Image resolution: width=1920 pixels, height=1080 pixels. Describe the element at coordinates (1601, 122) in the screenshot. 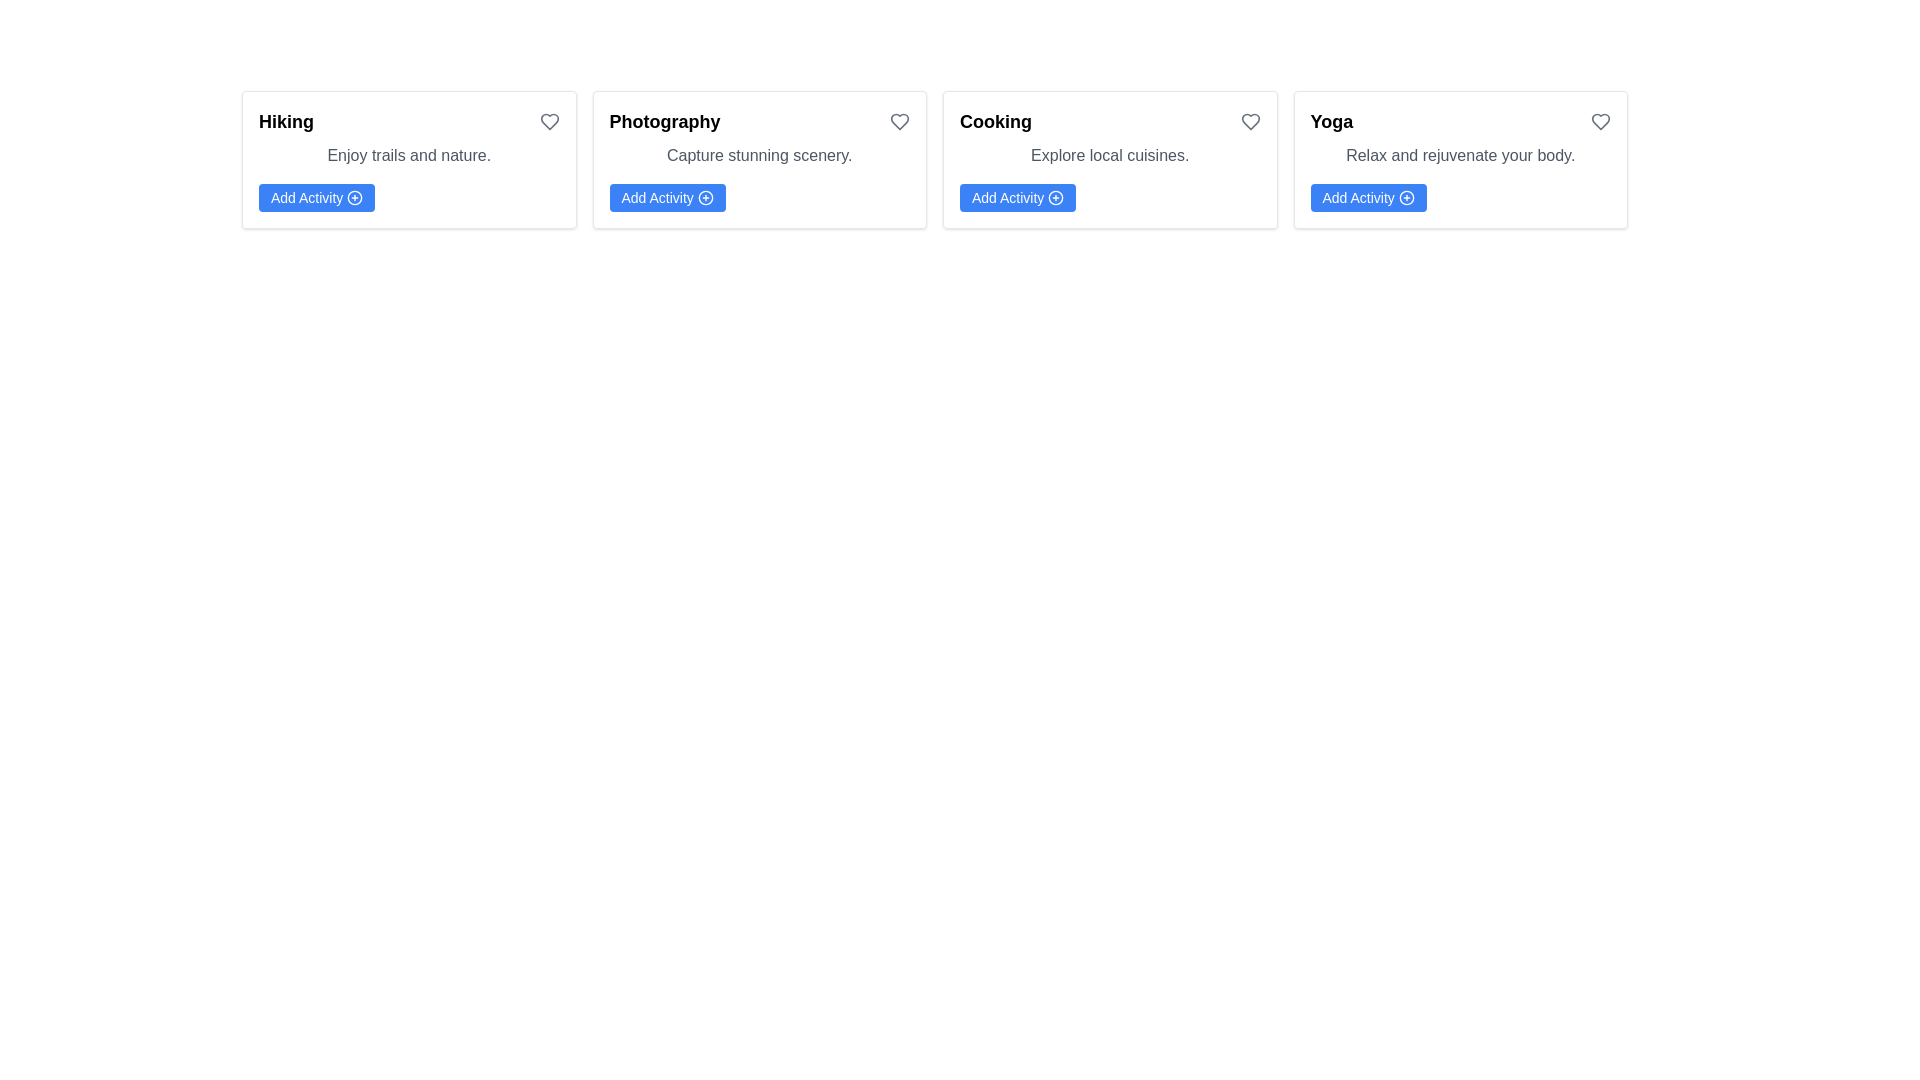

I see `the icon button that marks the 'Yoga' activity as a favorite` at that location.